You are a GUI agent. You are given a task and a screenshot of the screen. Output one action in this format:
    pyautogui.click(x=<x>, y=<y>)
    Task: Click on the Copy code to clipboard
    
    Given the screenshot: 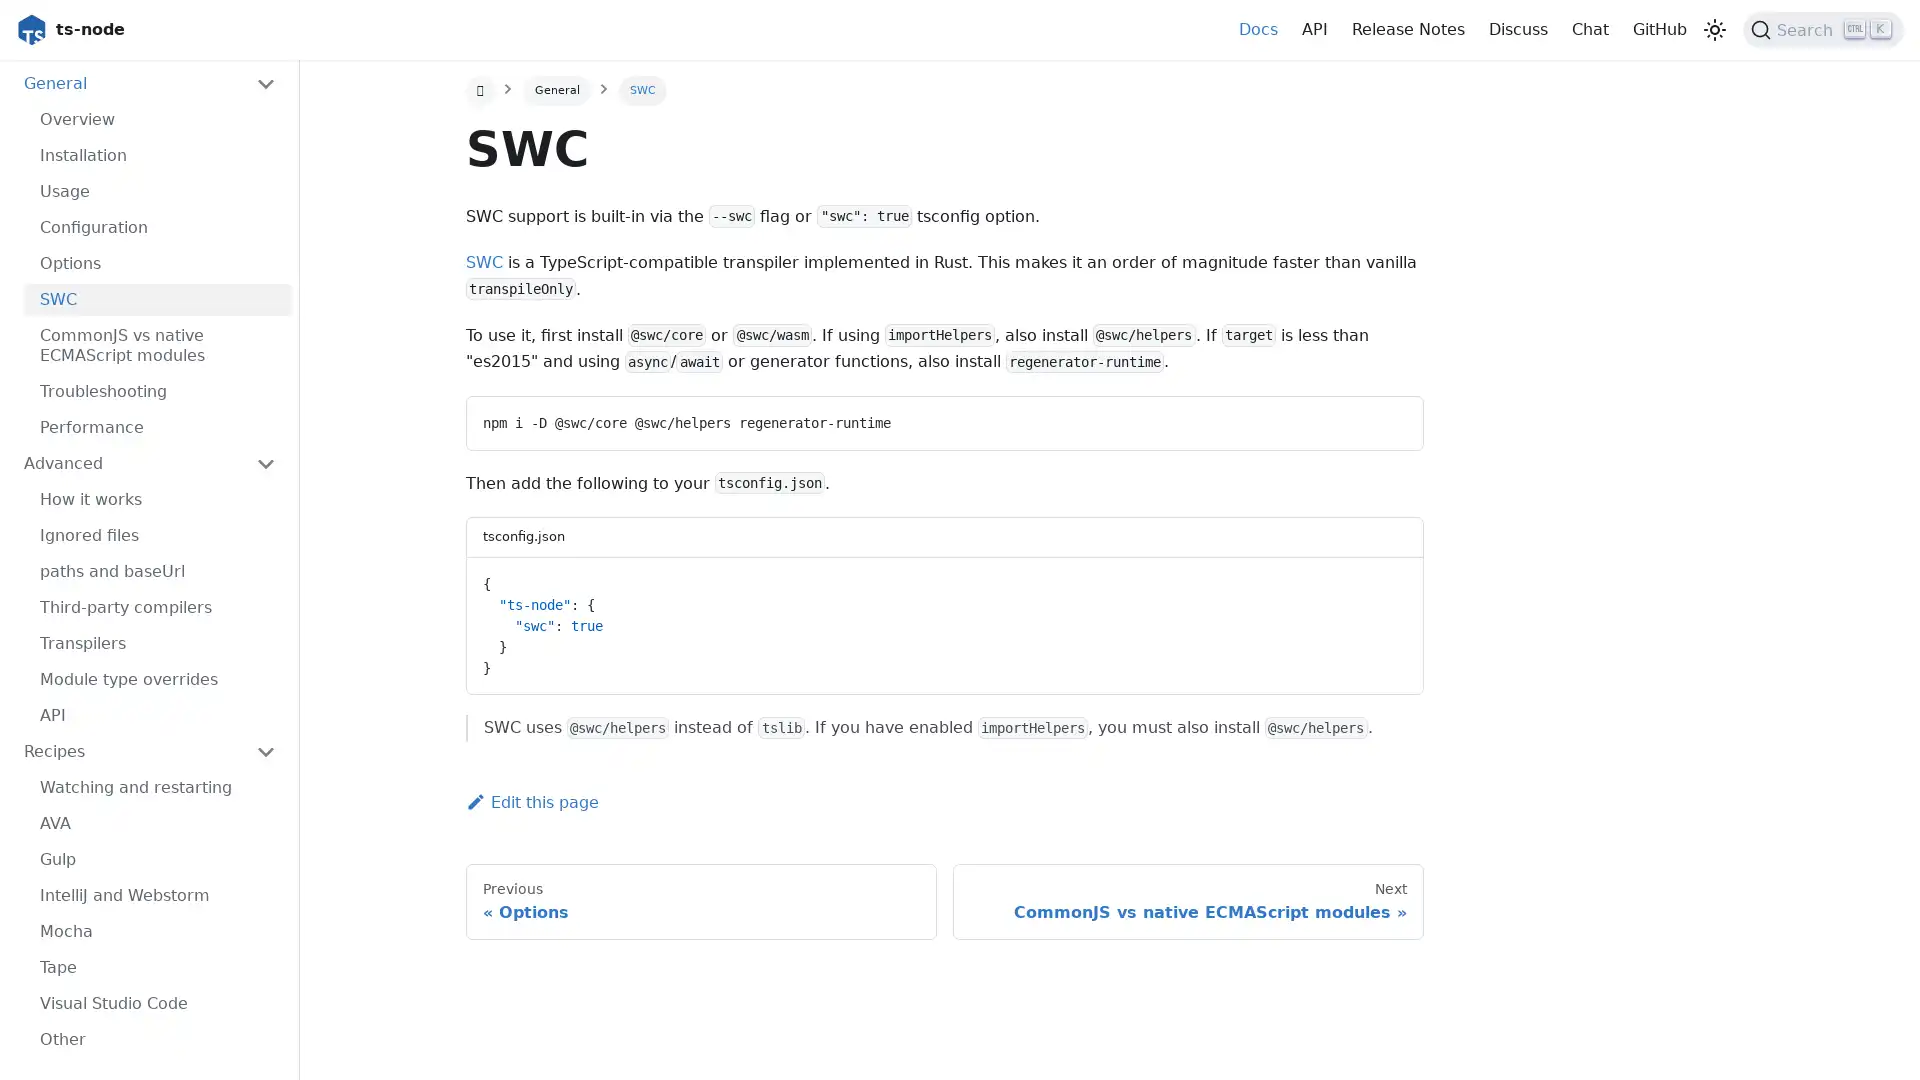 What is the action you would take?
    pyautogui.click(x=1389, y=579)
    